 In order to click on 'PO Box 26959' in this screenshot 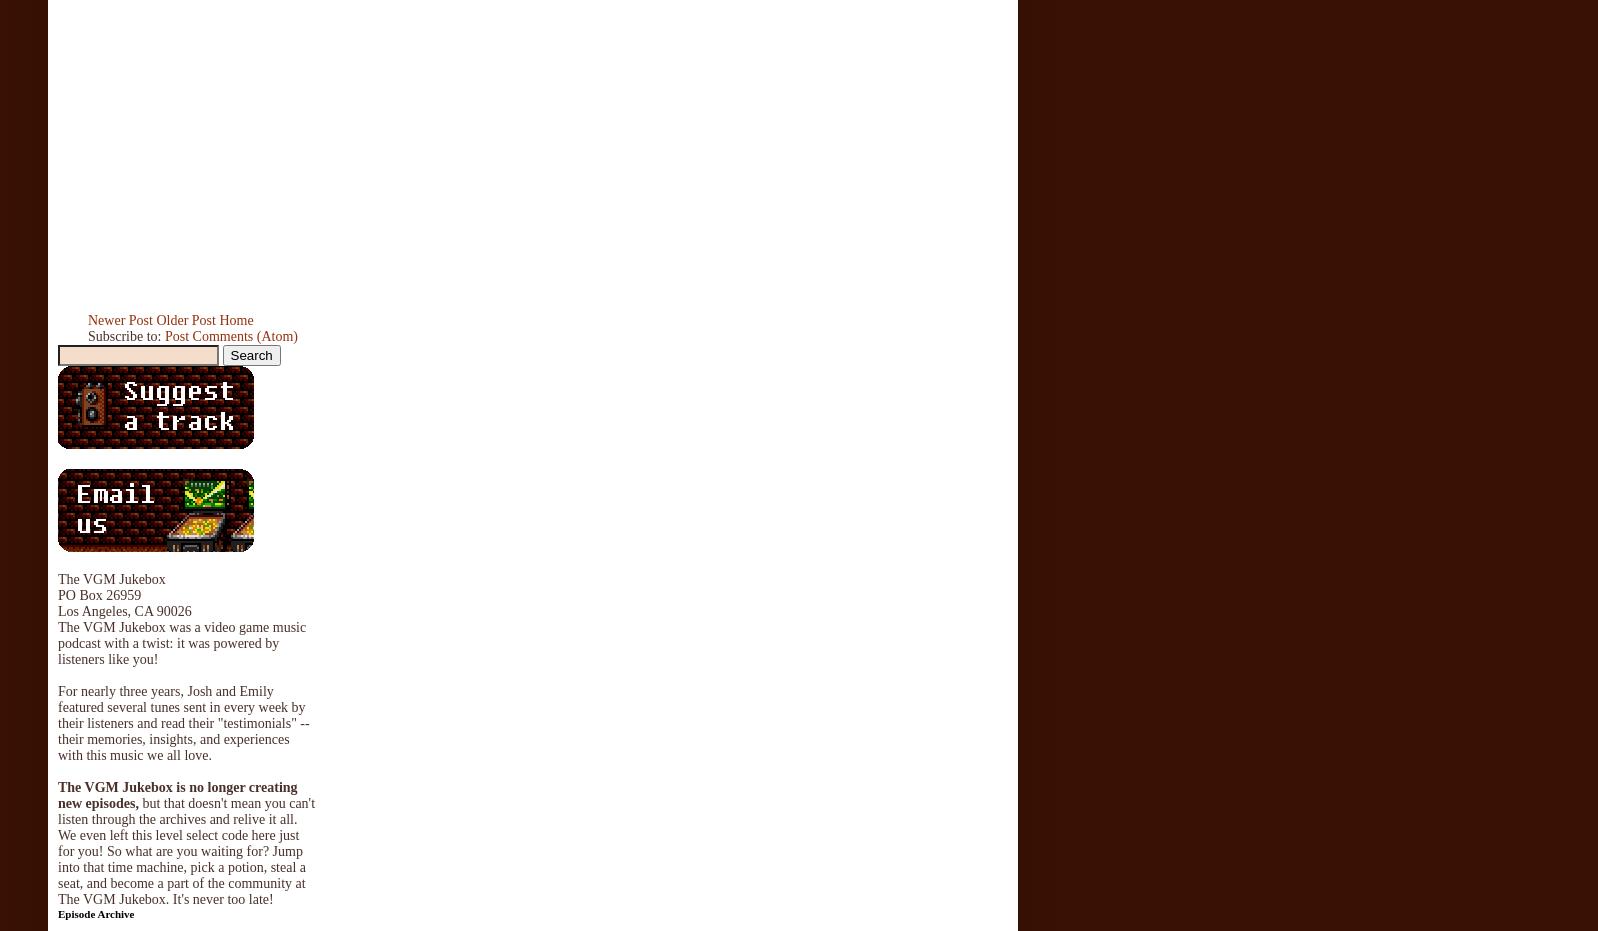, I will do `click(98, 593)`.